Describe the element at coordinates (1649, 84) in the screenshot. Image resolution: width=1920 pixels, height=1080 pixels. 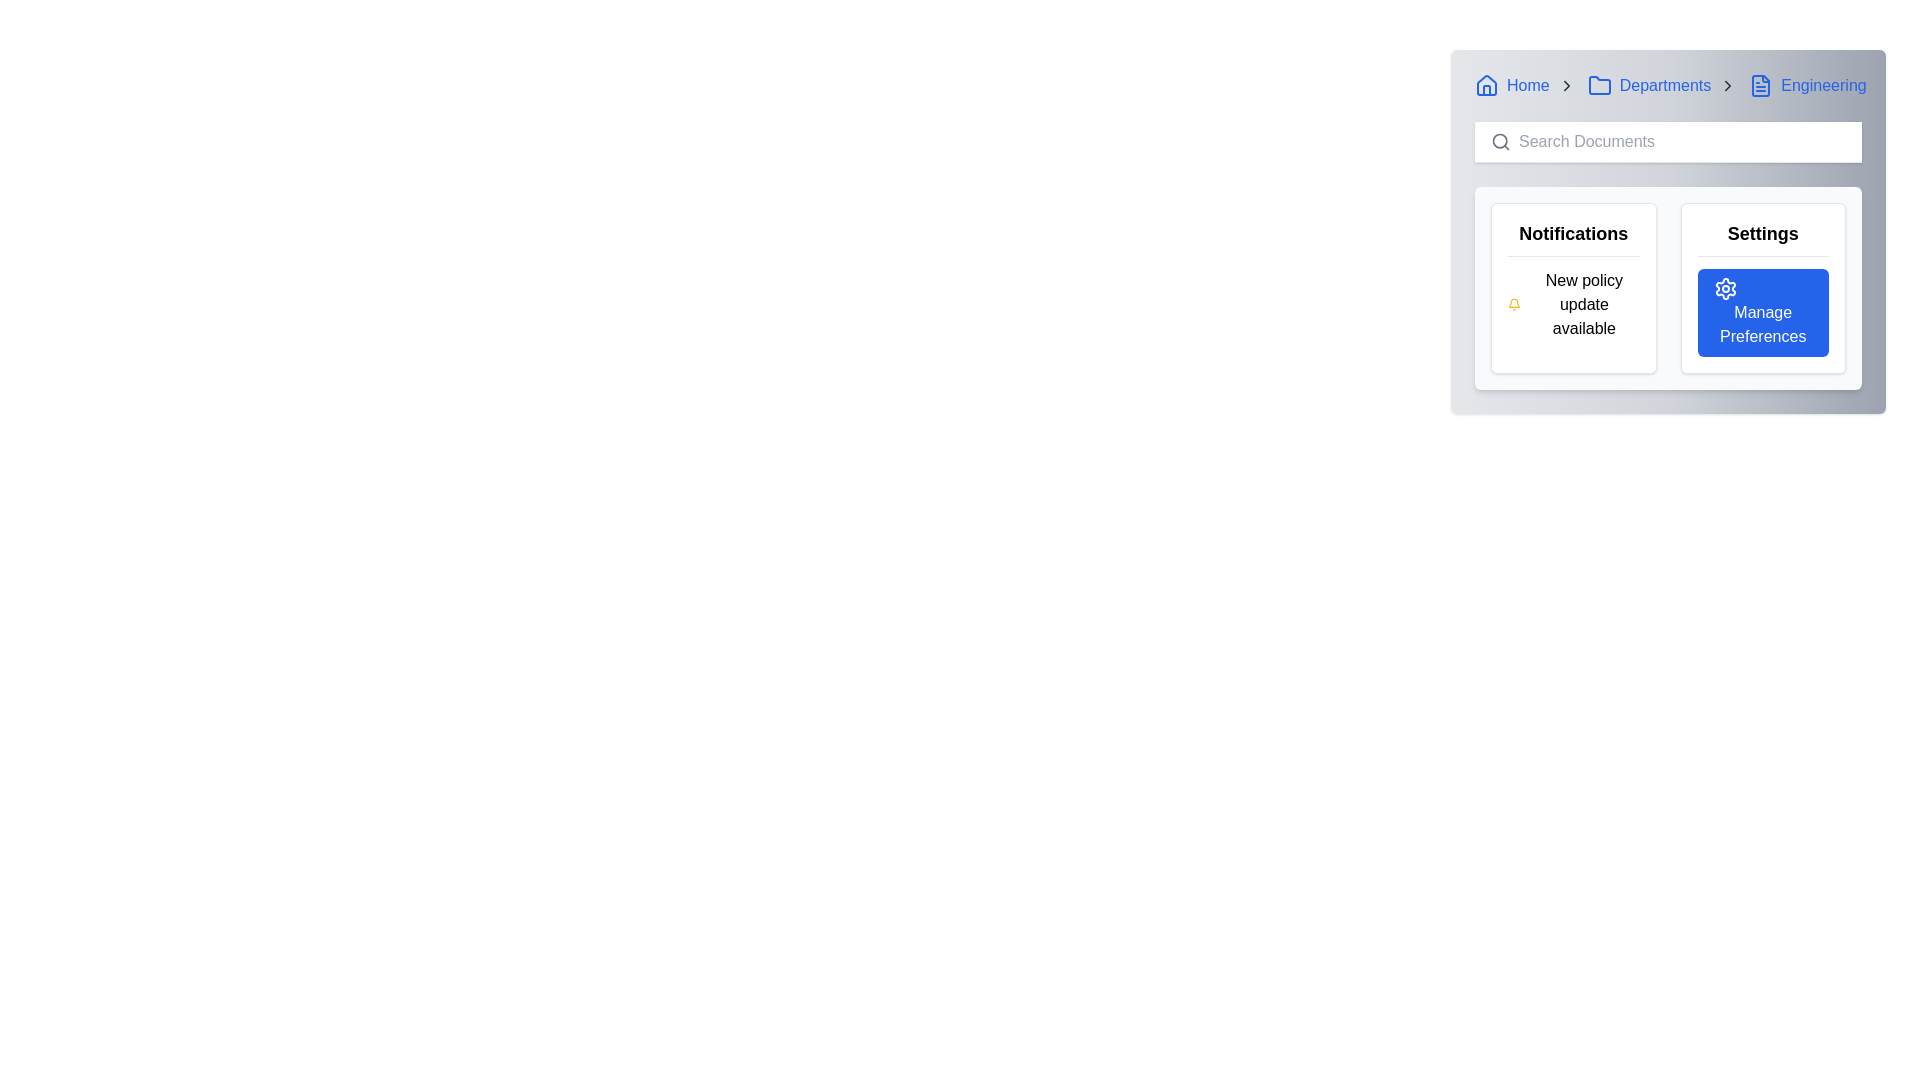
I see `the 'Departments' hyperlink, which is styled in blue font and accompanied by a folder icon` at that location.